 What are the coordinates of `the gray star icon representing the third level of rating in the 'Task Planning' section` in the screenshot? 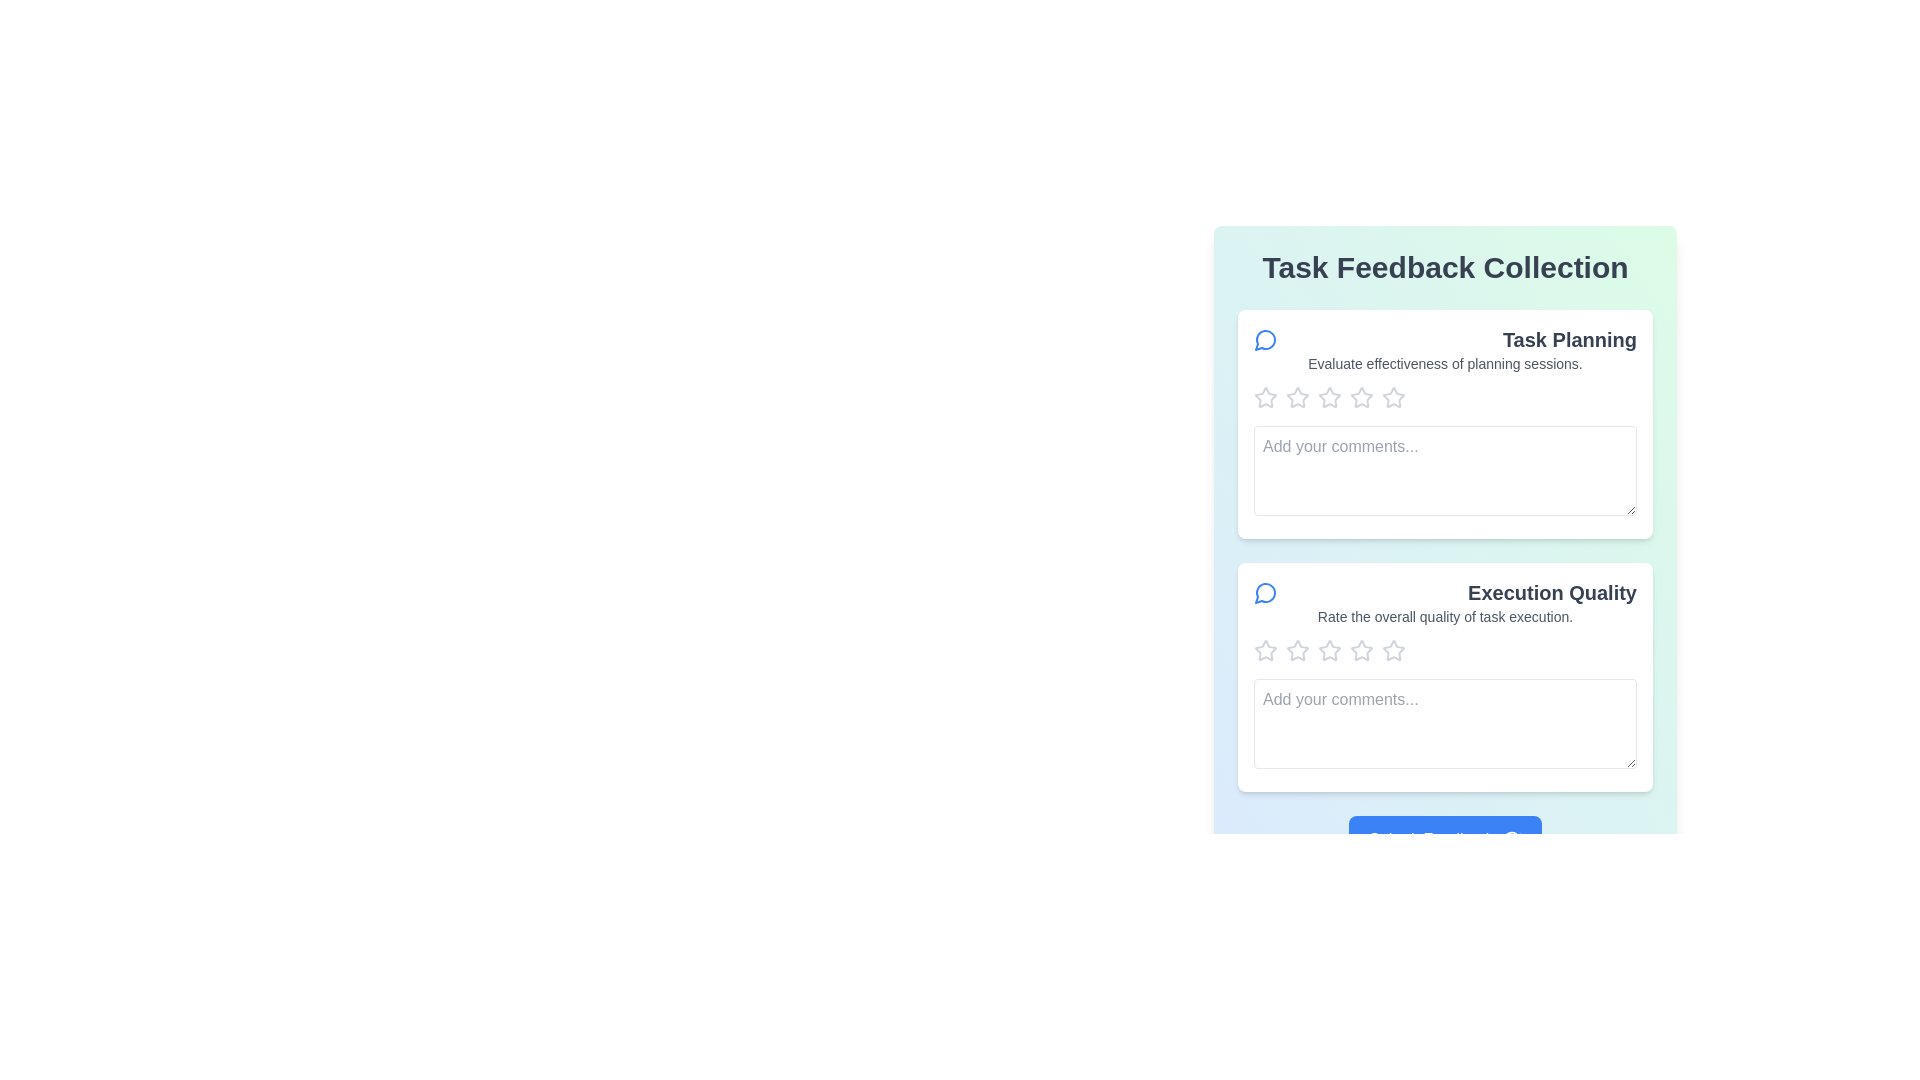 It's located at (1297, 397).